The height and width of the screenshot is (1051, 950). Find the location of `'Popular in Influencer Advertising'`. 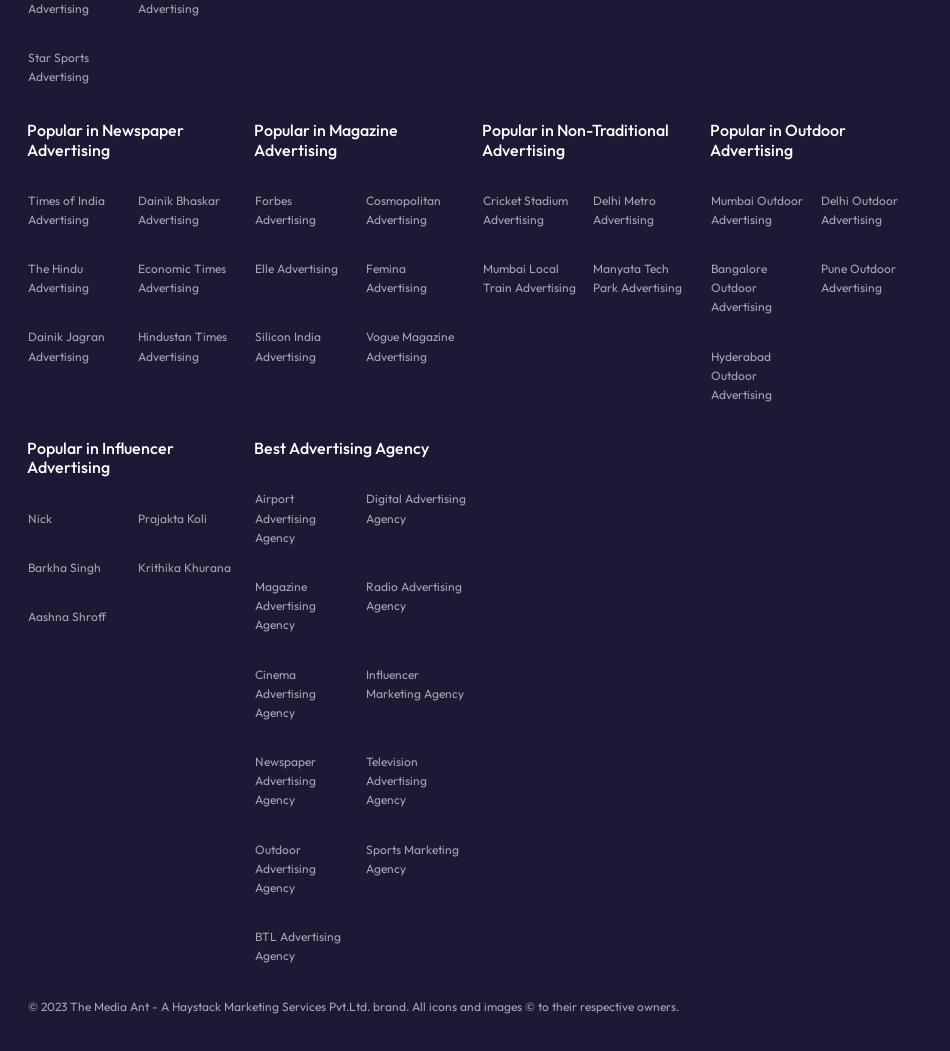

'Popular in Influencer Advertising' is located at coordinates (26, 455).